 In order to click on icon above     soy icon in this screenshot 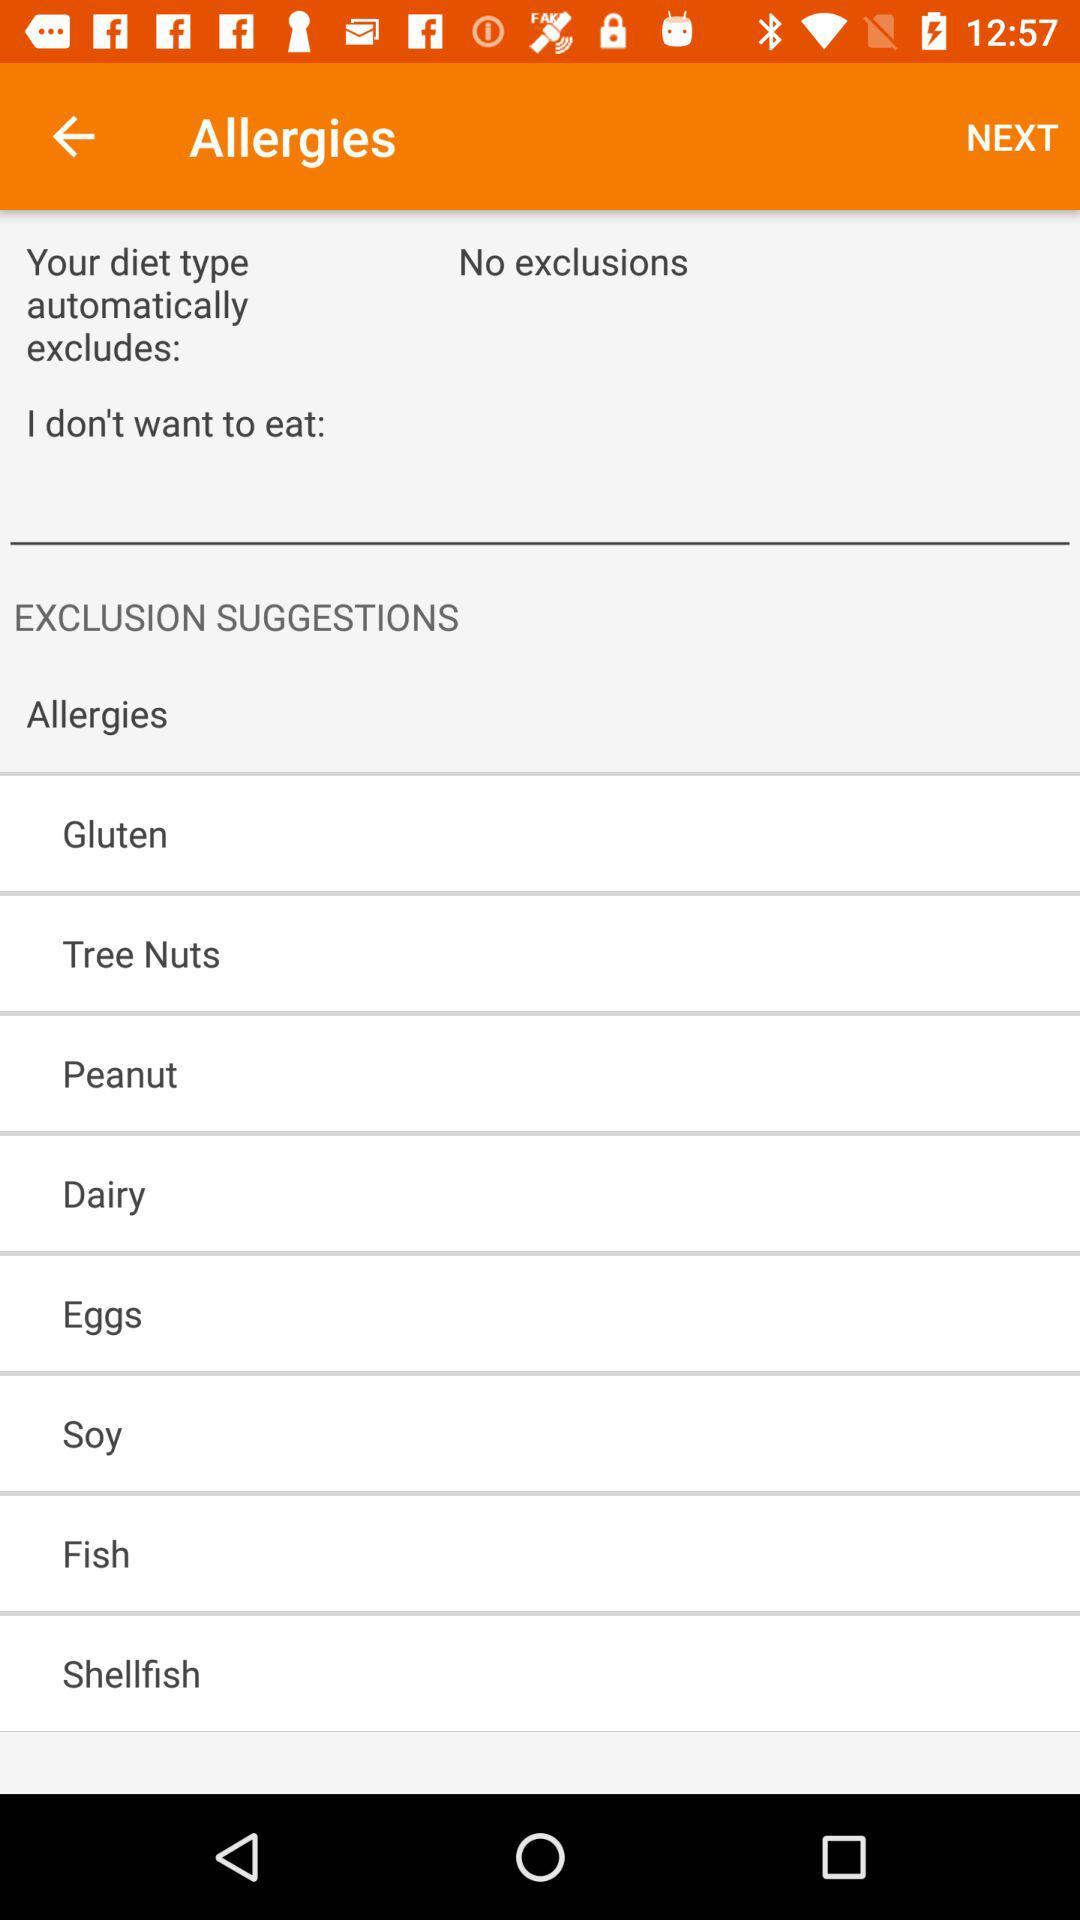, I will do `click(482, 1313)`.